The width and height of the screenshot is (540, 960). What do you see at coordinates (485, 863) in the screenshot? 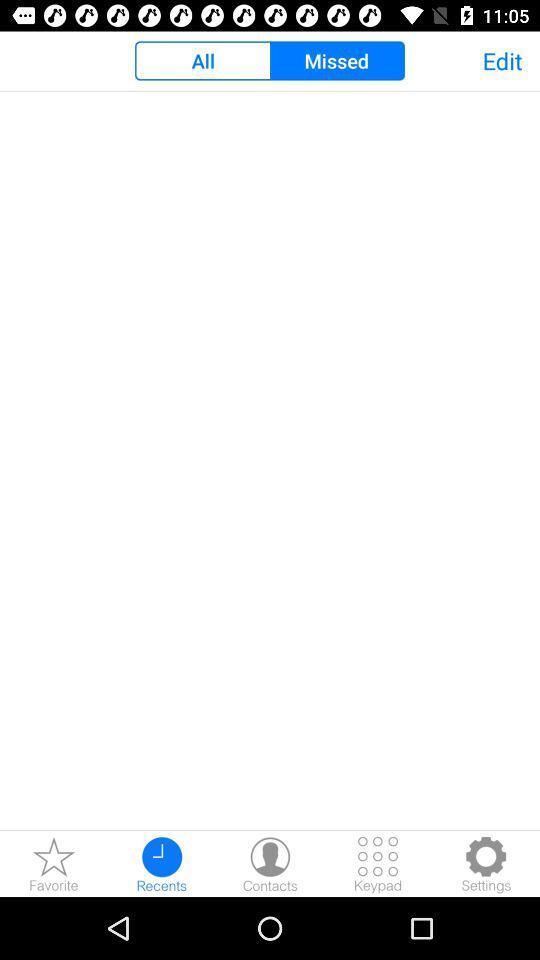
I see `open settings` at bounding box center [485, 863].